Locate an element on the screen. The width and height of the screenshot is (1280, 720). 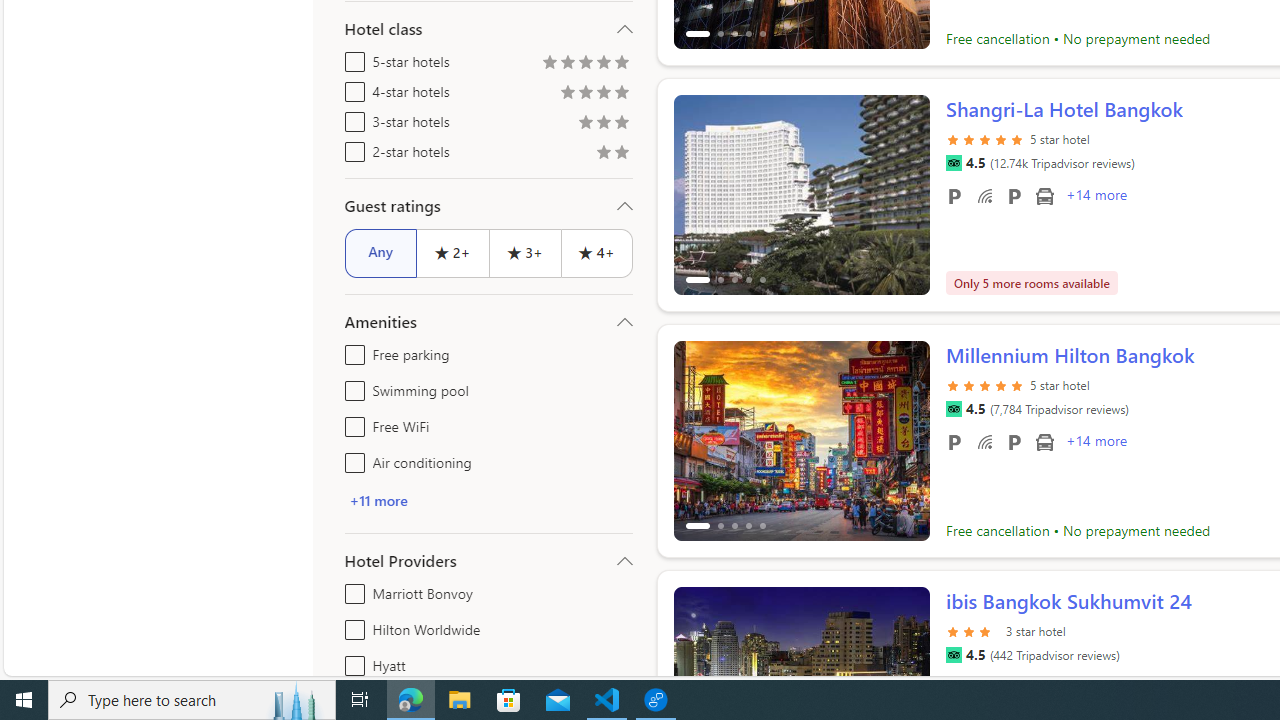
'Hilton Worldwide' is located at coordinates (351, 625).